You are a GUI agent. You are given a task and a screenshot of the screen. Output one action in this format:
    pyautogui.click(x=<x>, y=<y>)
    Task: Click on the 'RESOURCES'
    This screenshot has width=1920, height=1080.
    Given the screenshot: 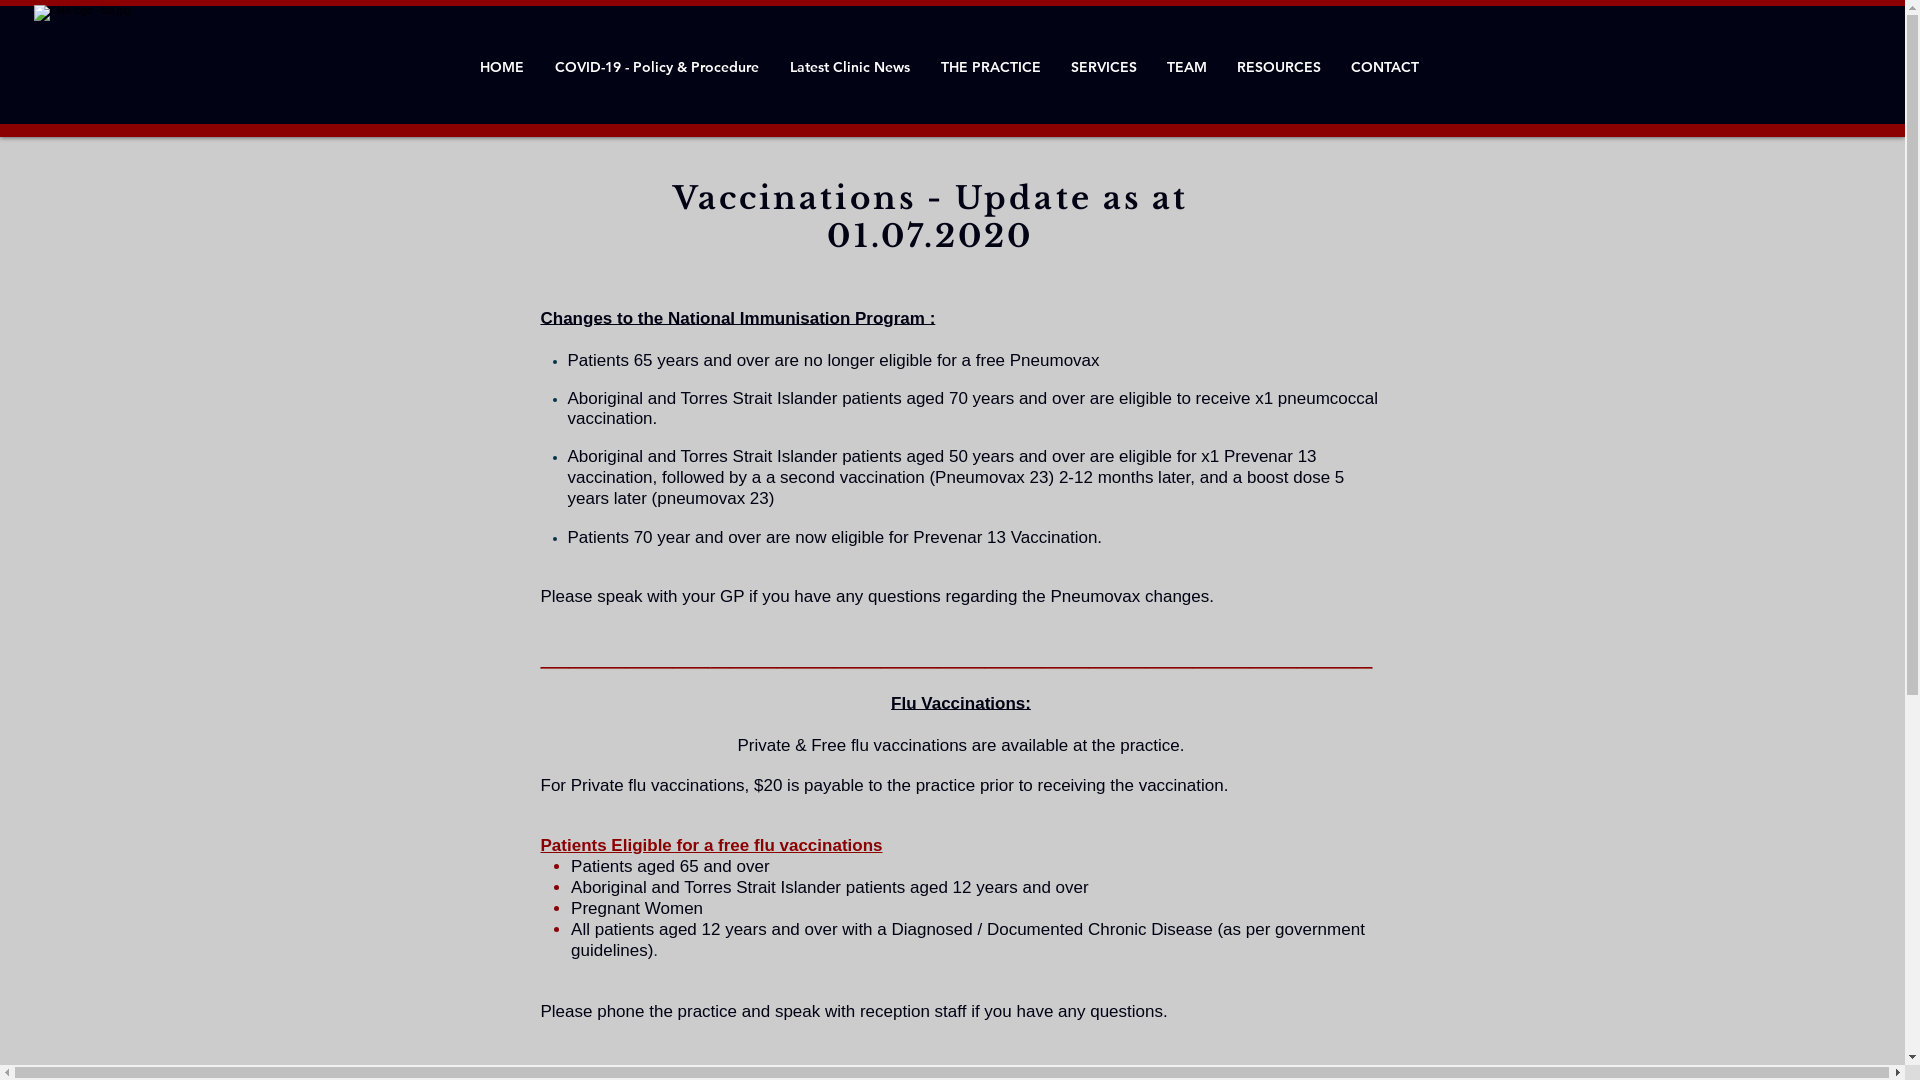 What is the action you would take?
    pyautogui.click(x=1277, y=65)
    